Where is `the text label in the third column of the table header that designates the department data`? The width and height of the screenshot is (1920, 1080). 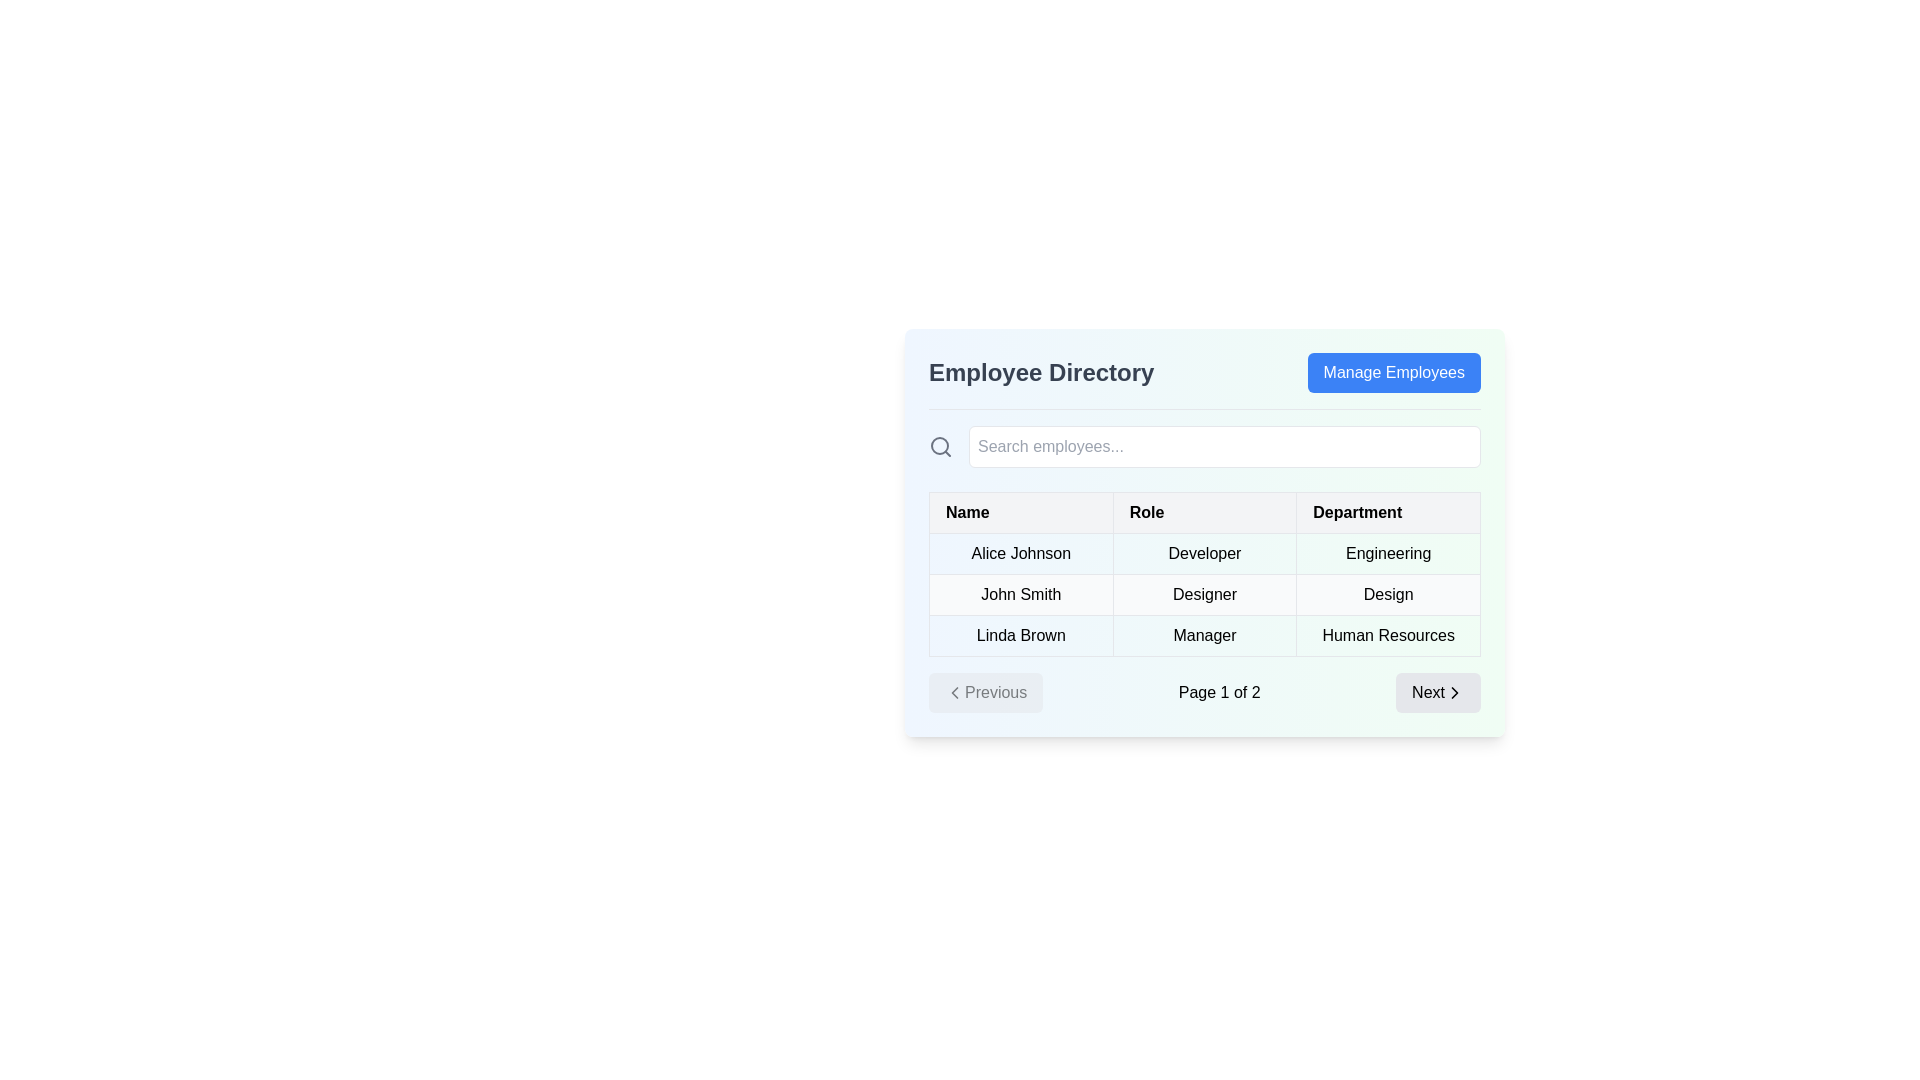 the text label in the third column of the table header that designates the department data is located at coordinates (1387, 512).